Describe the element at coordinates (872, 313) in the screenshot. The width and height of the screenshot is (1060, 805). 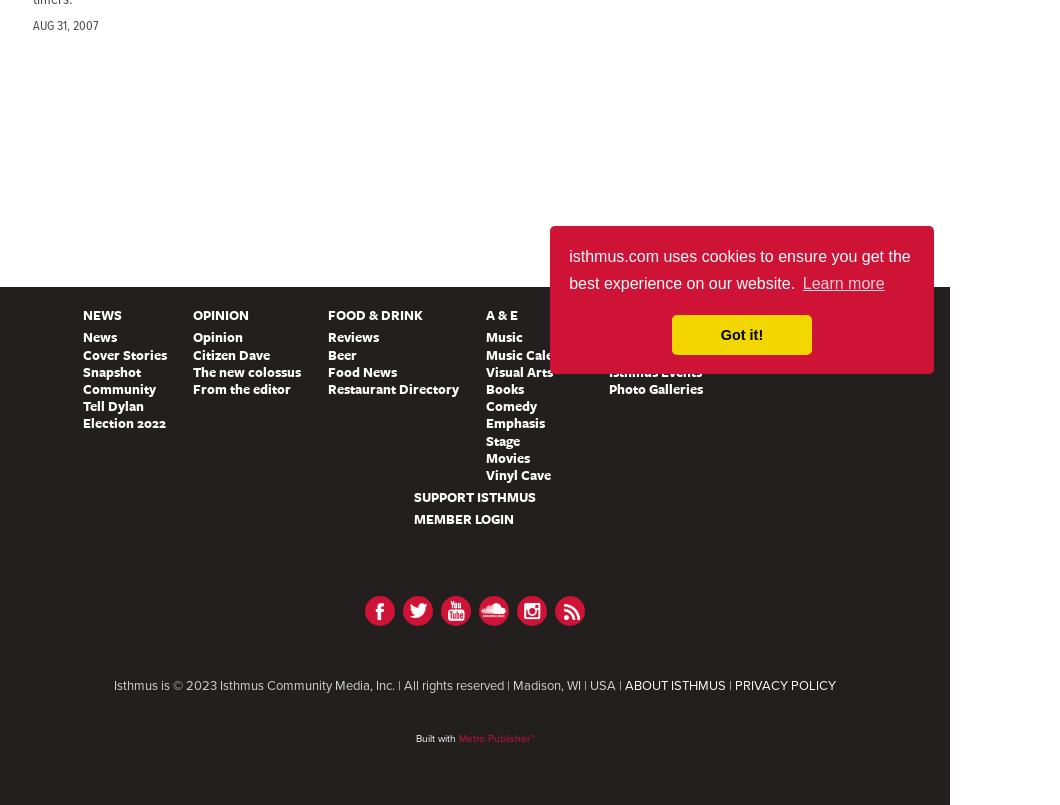
I see `'STORE'` at that location.